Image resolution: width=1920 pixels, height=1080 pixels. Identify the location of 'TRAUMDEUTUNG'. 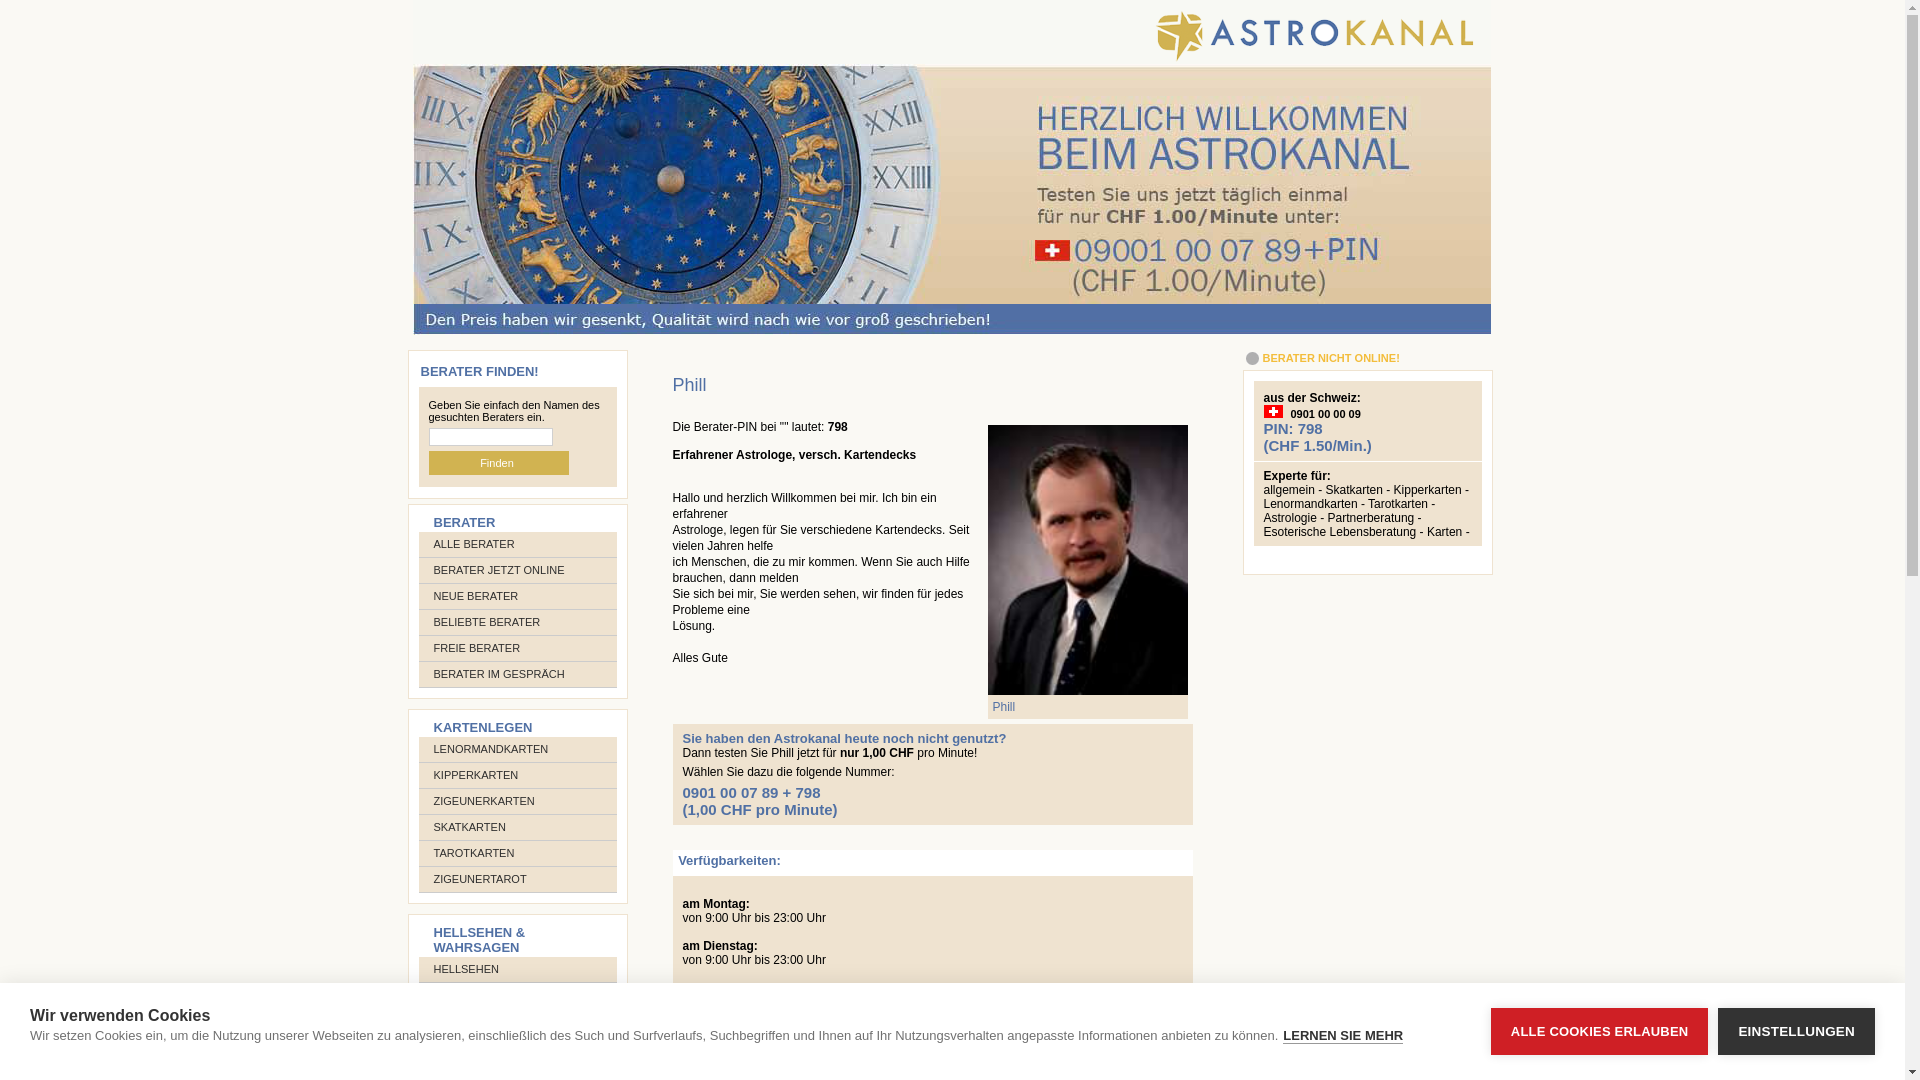
(432, 1021).